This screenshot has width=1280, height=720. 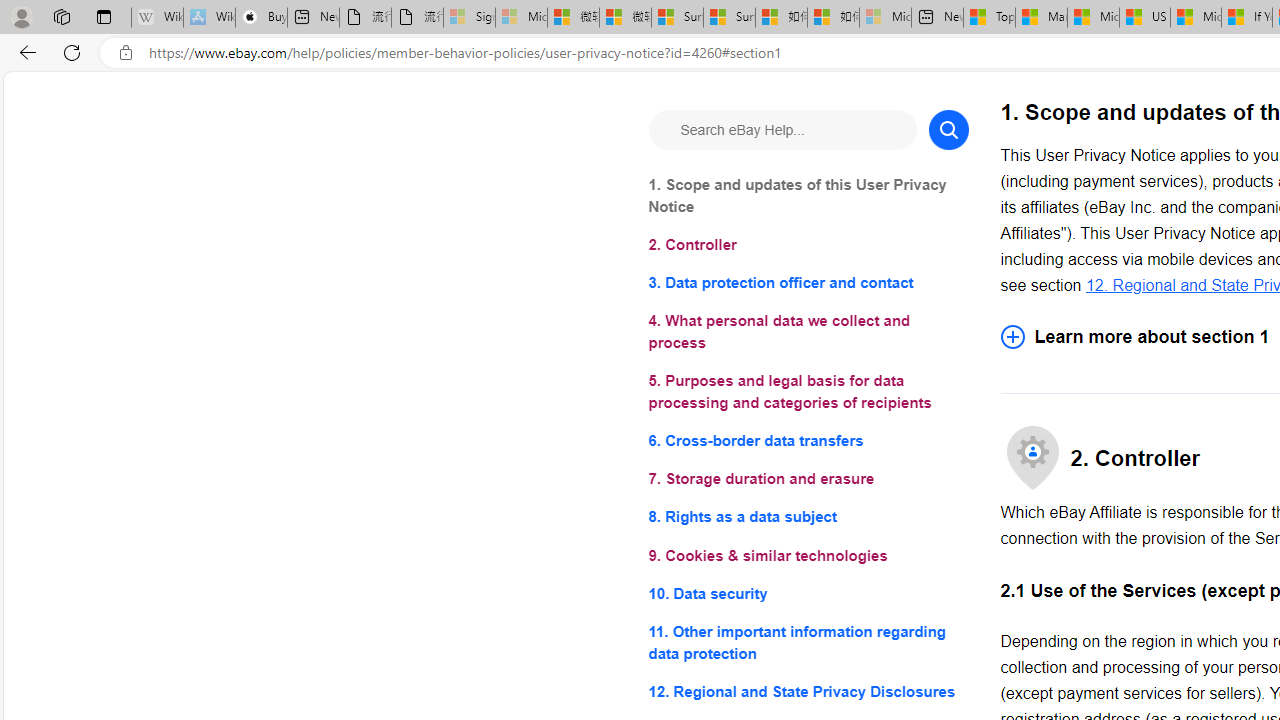 I want to click on 'Microsoft Services Agreement - Sleeping', so click(x=520, y=17).